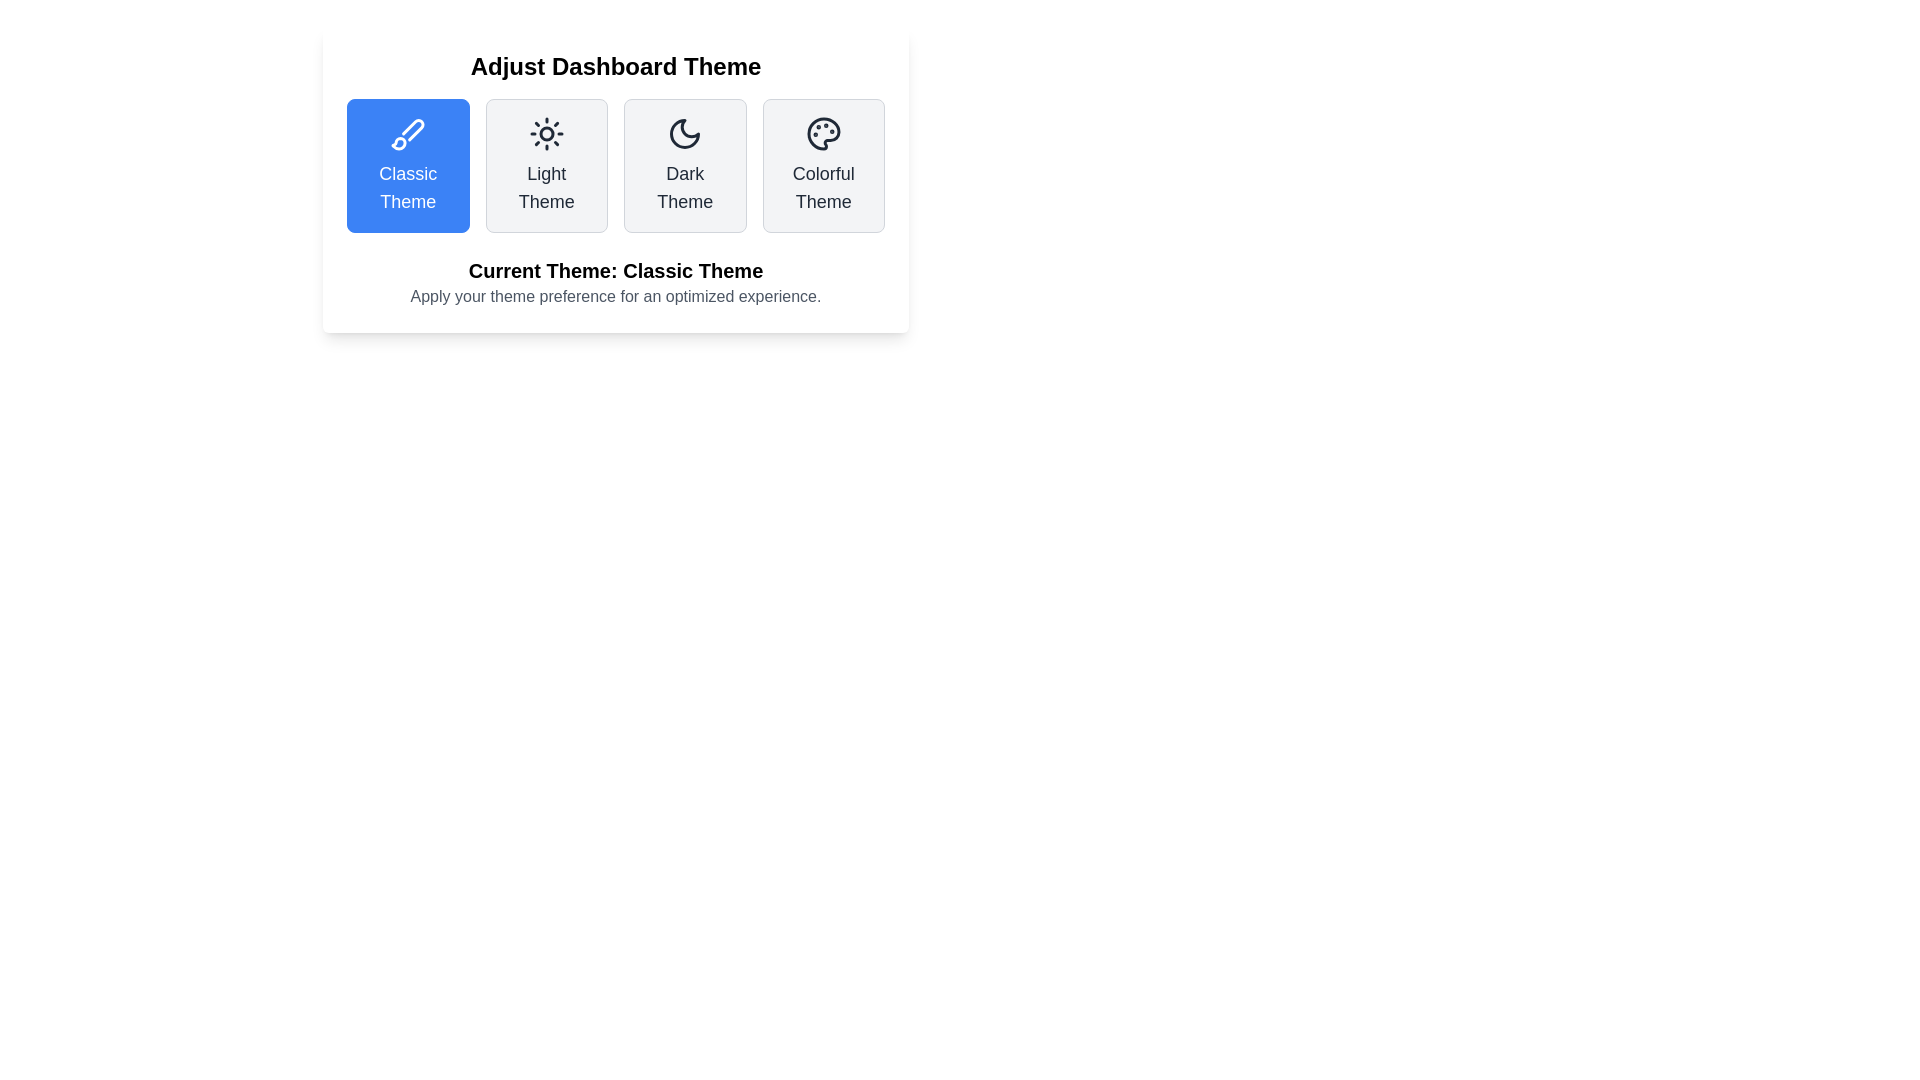  What do you see at coordinates (685, 188) in the screenshot?
I see `the label text that describes the 'Dark Theme' option, which is the third theme option from the left and located within the center of its card` at bounding box center [685, 188].